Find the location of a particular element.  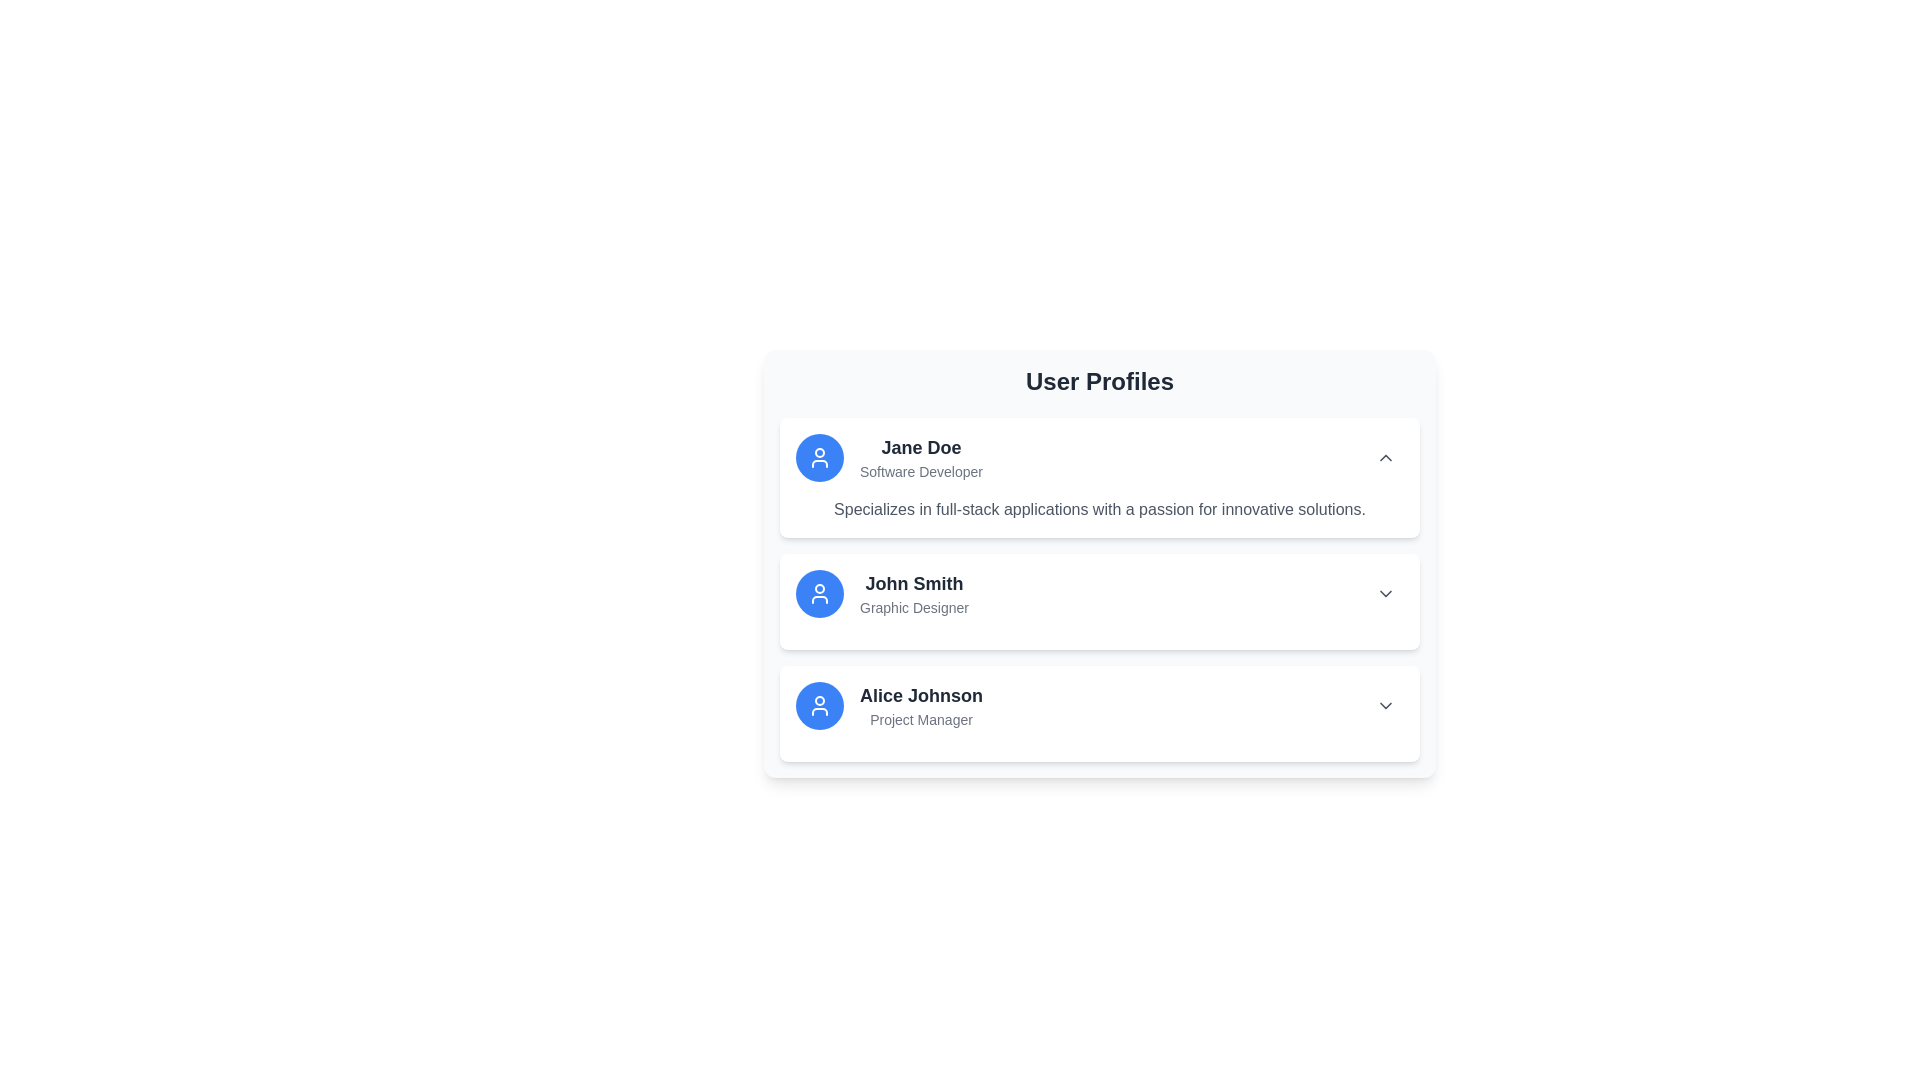

the Profile Icon is located at coordinates (820, 704).